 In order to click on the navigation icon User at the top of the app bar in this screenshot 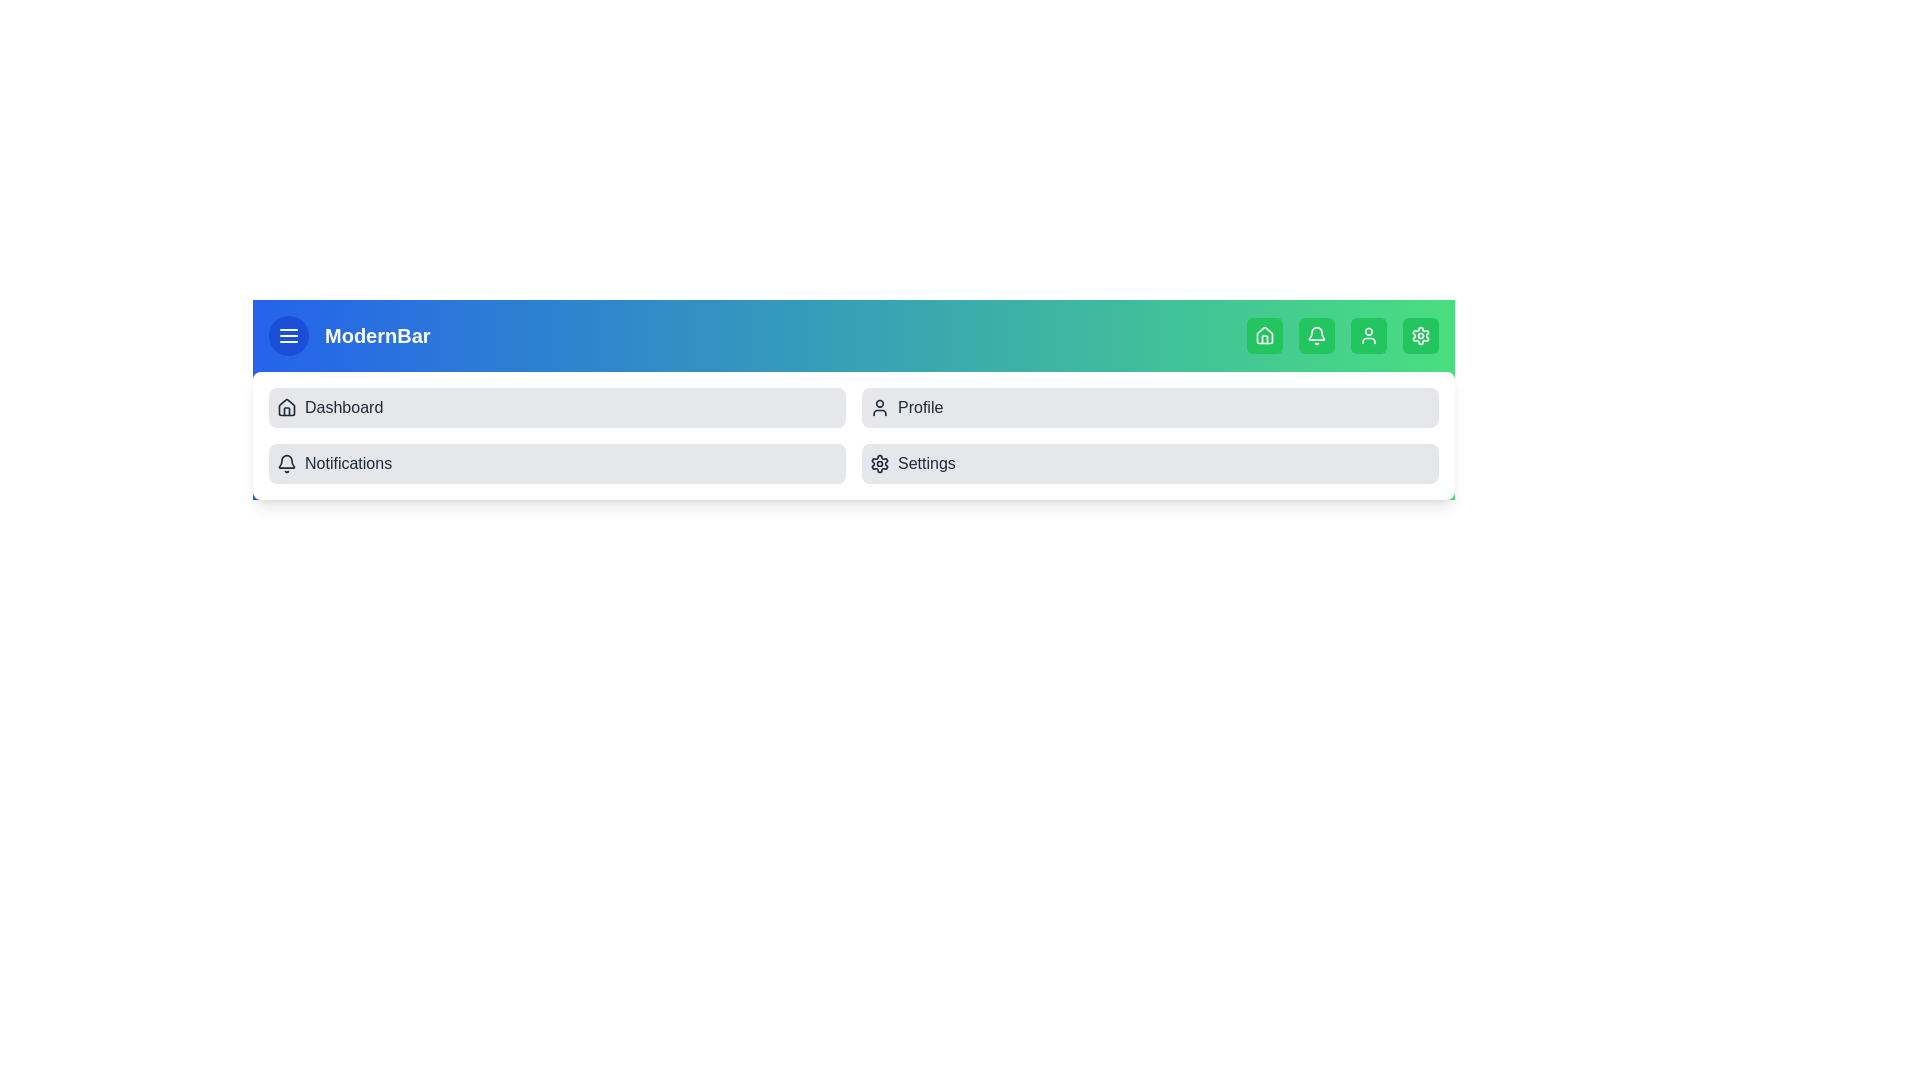, I will do `click(1367, 334)`.